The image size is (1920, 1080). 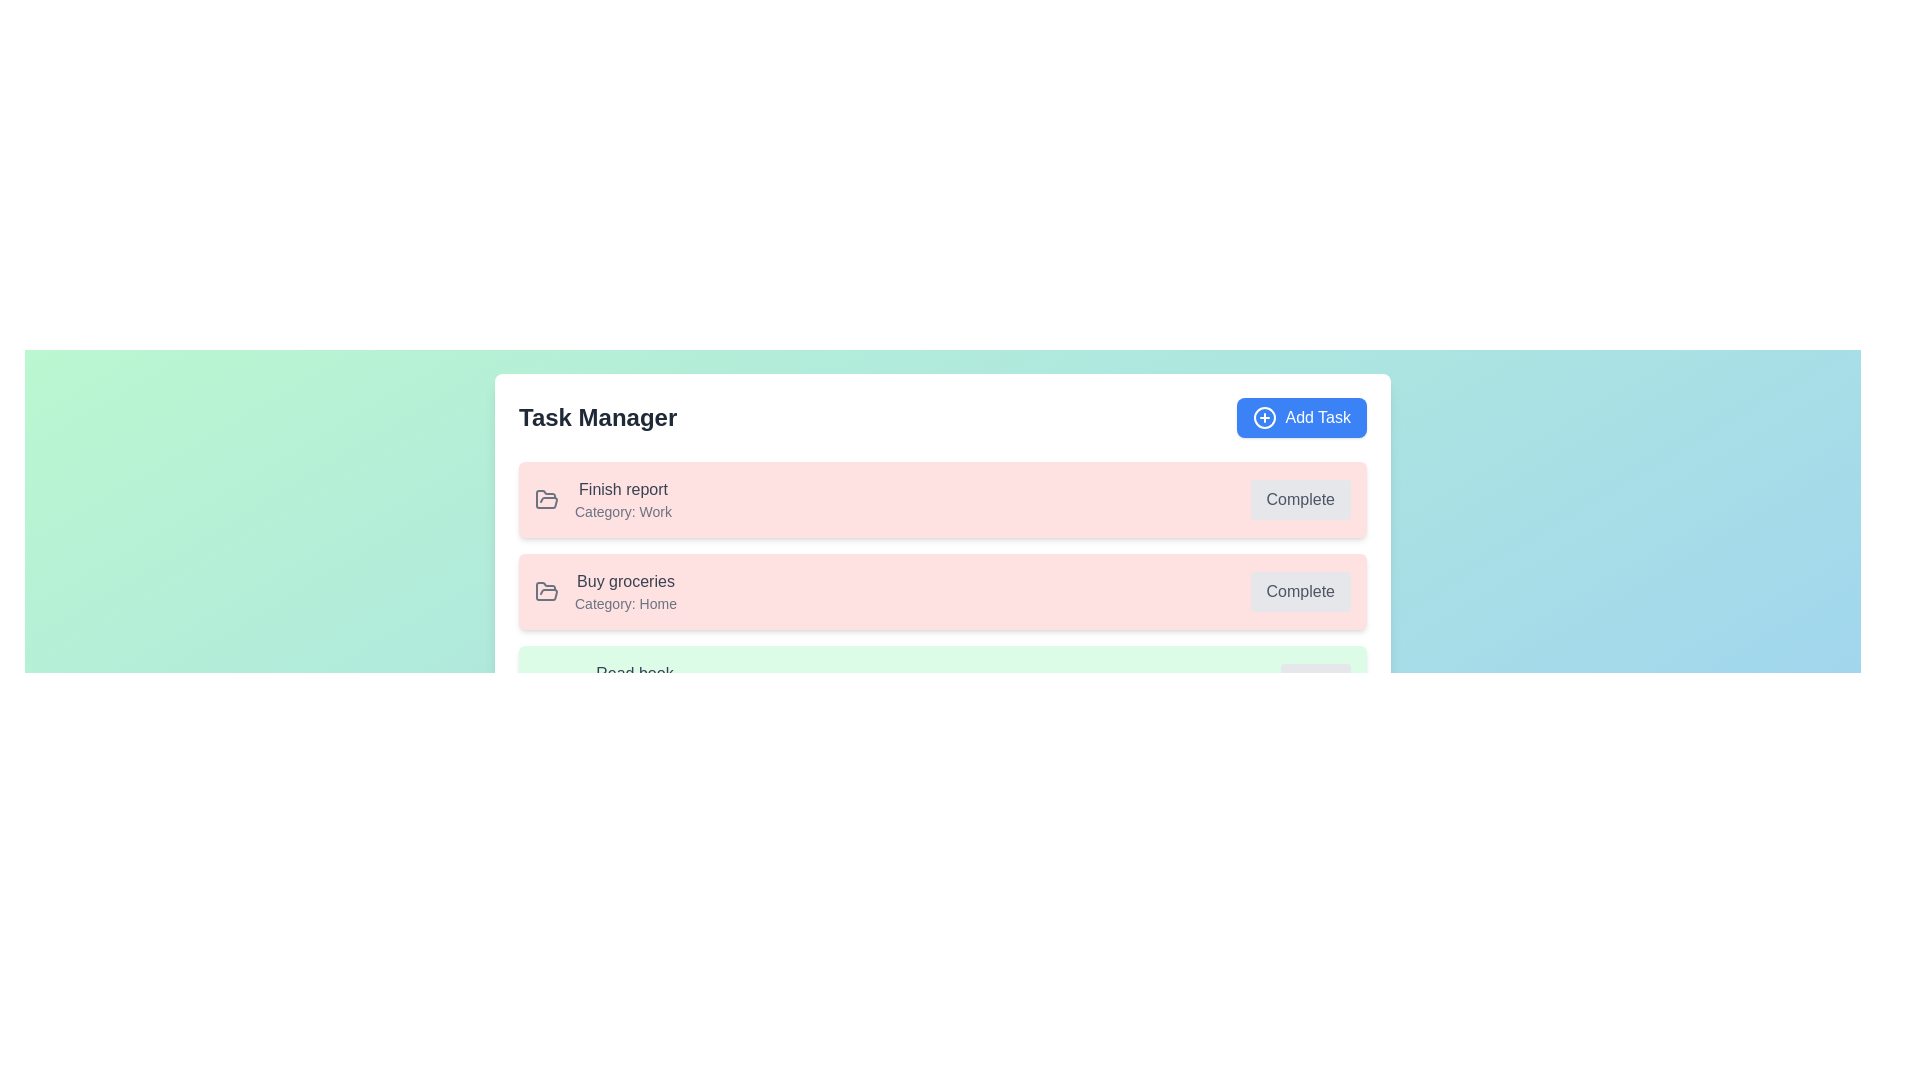 I want to click on the text label indicating the category for the 'Finish report' task, which is positioned directly beneath the title within the pink task card, so click(x=622, y=511).